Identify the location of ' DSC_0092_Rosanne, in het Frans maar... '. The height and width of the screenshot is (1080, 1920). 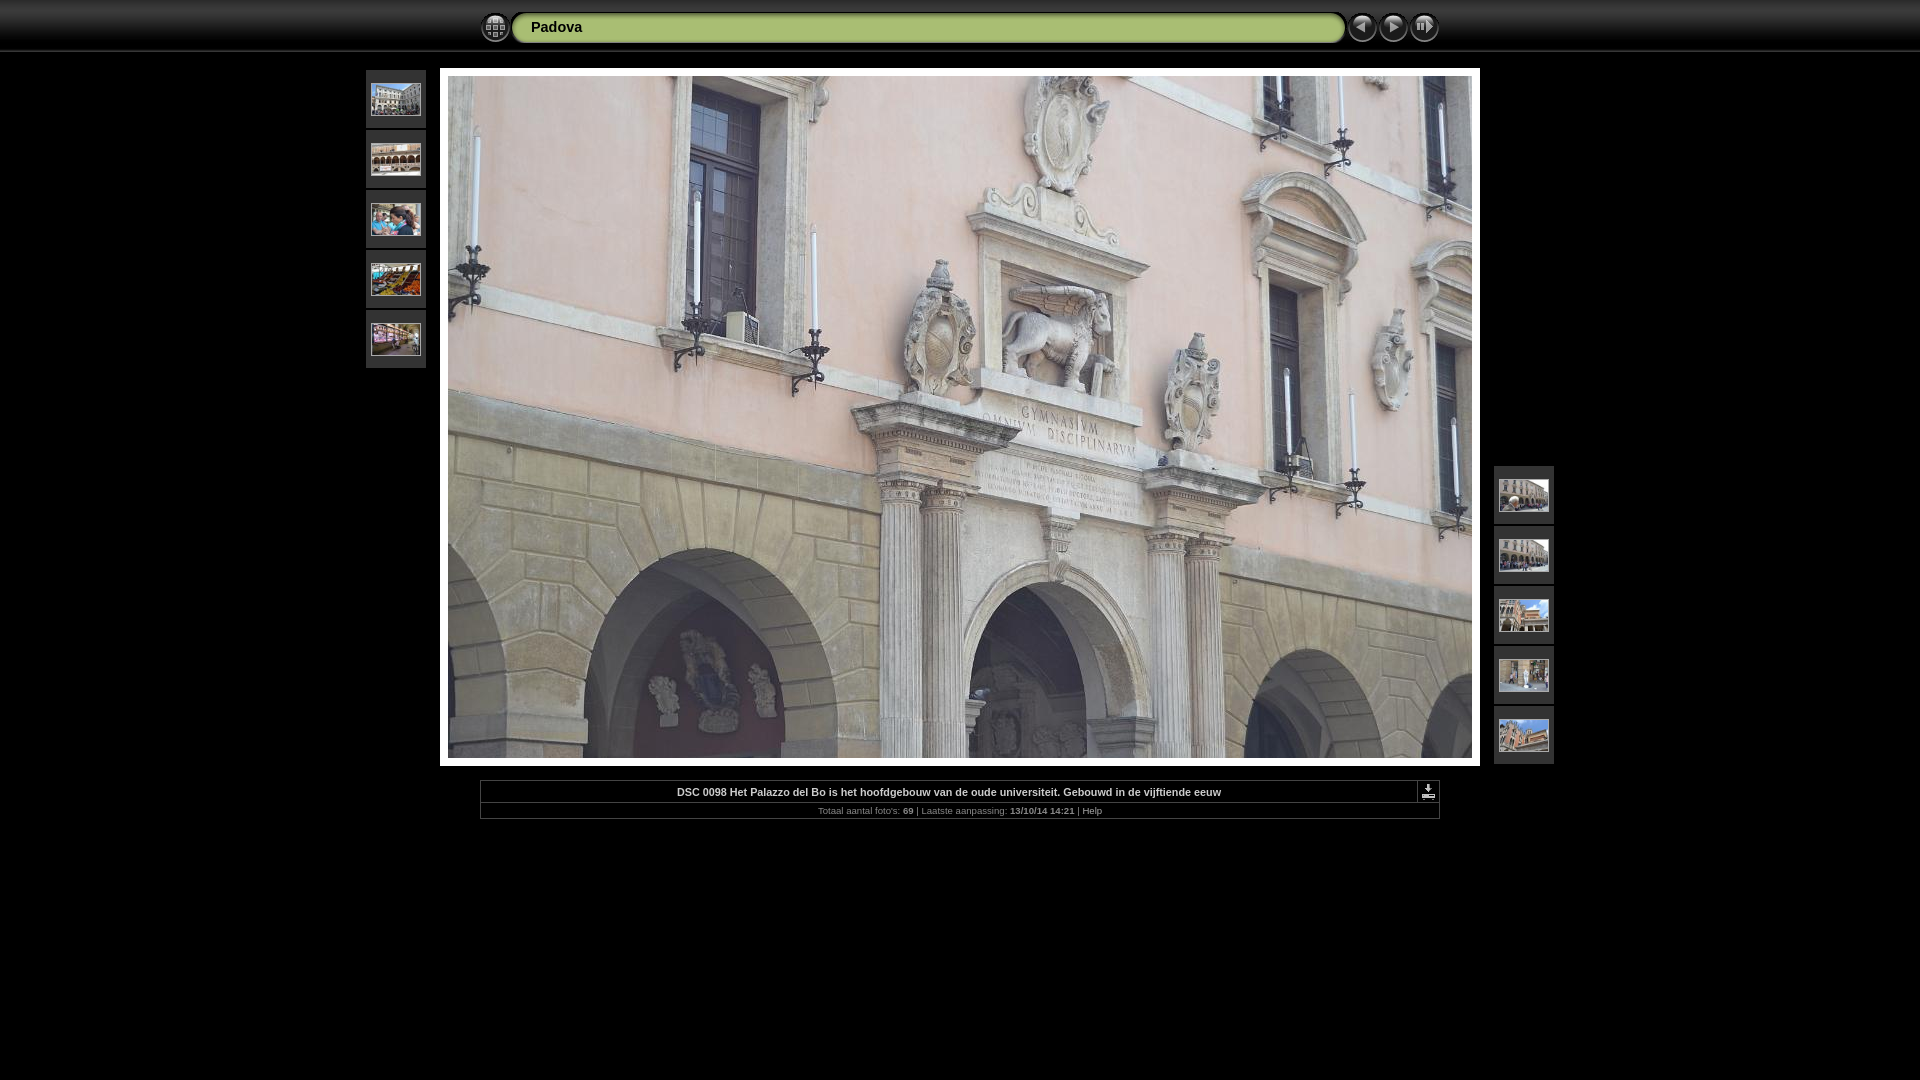
(395, 218).